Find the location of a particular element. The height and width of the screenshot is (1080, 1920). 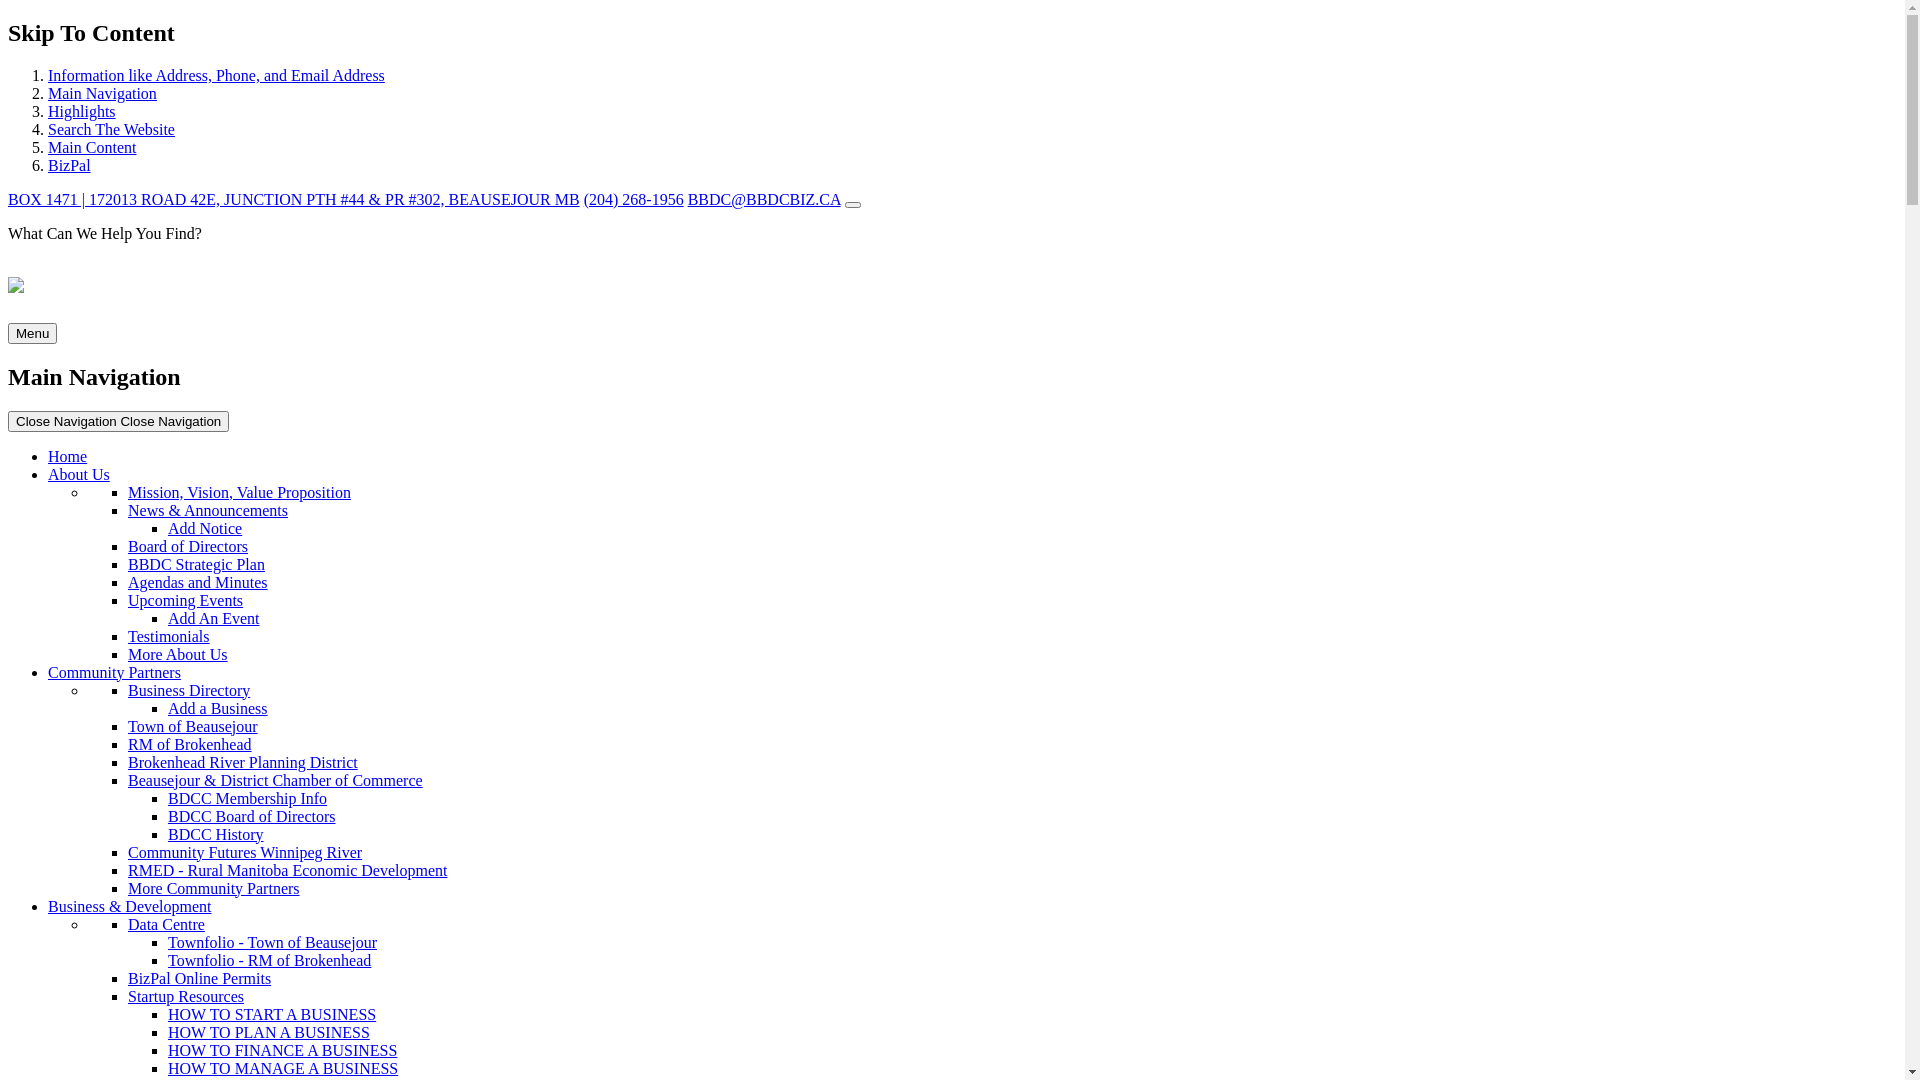

'Business & Development' is located at coordinates (48, 906).